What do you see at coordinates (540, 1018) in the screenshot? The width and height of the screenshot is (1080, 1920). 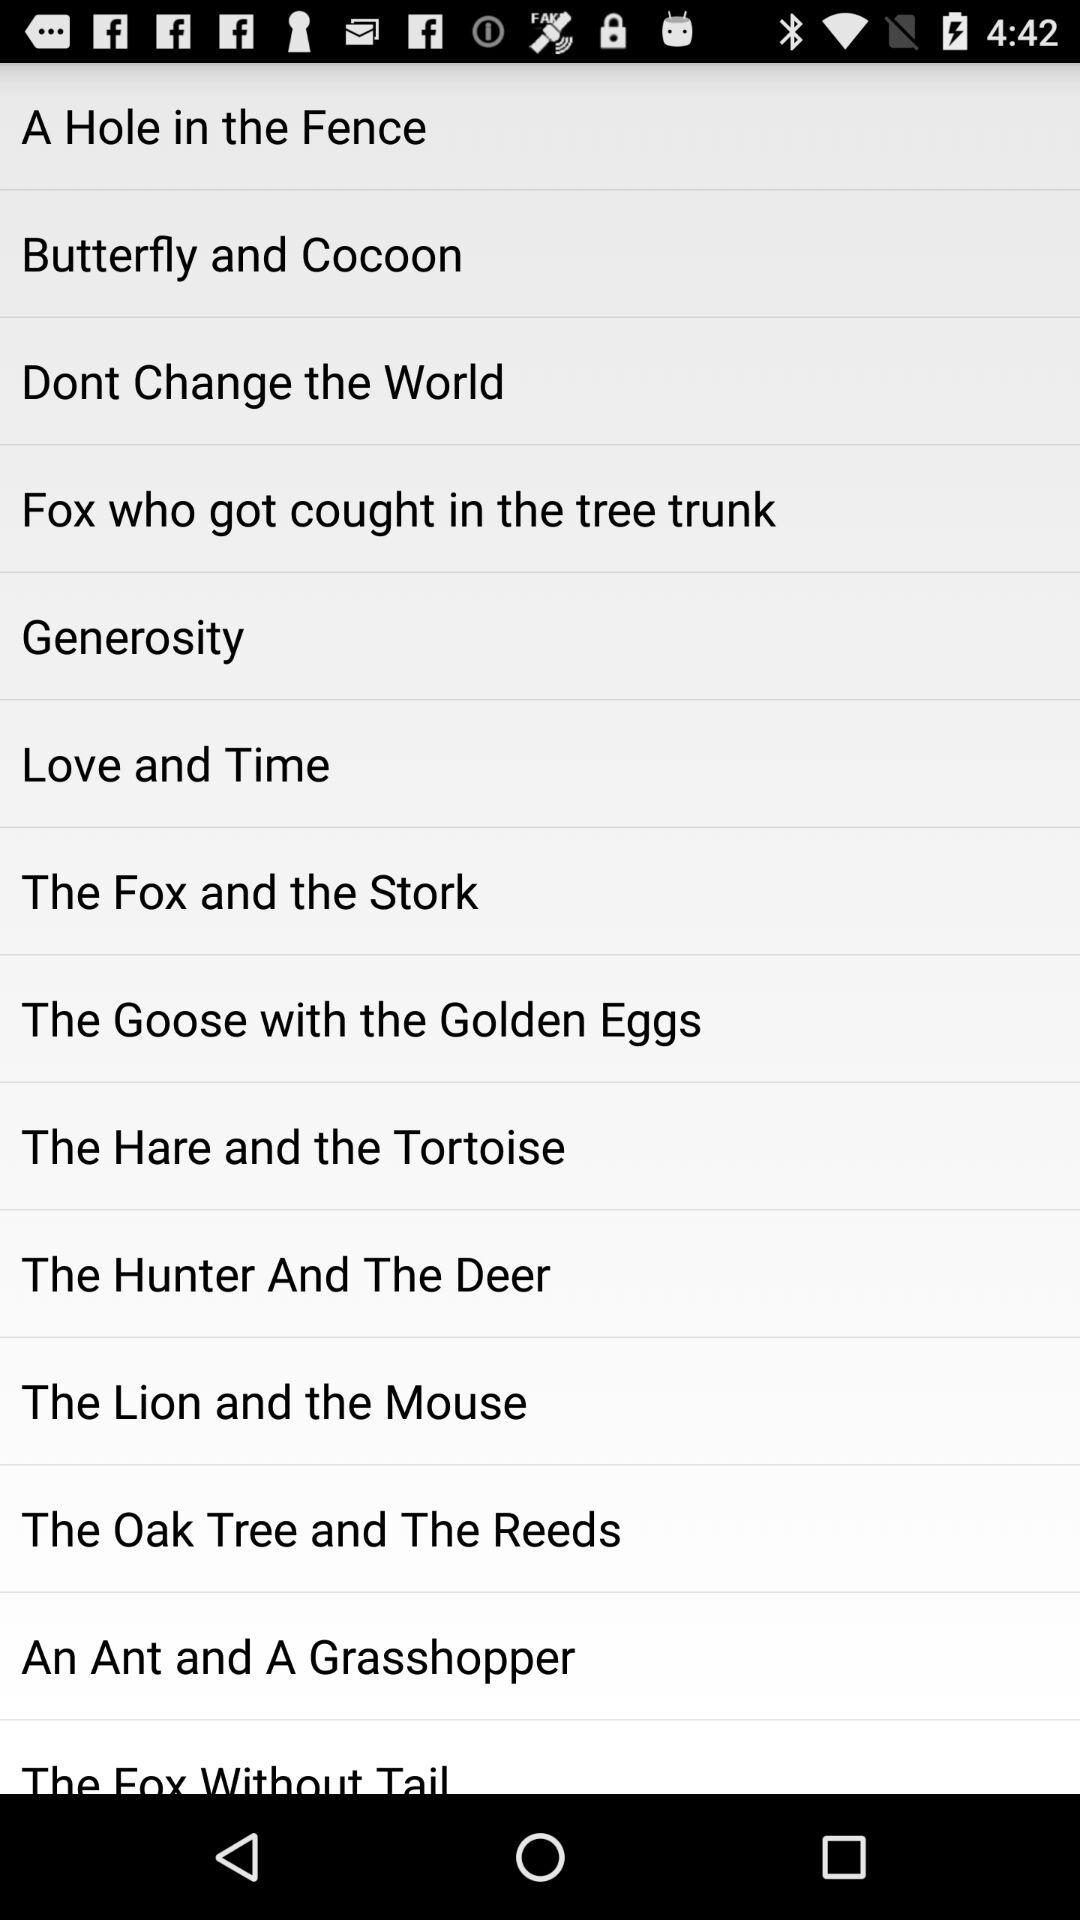 I see `the goose with icon` at bounding box center [540, 1018].